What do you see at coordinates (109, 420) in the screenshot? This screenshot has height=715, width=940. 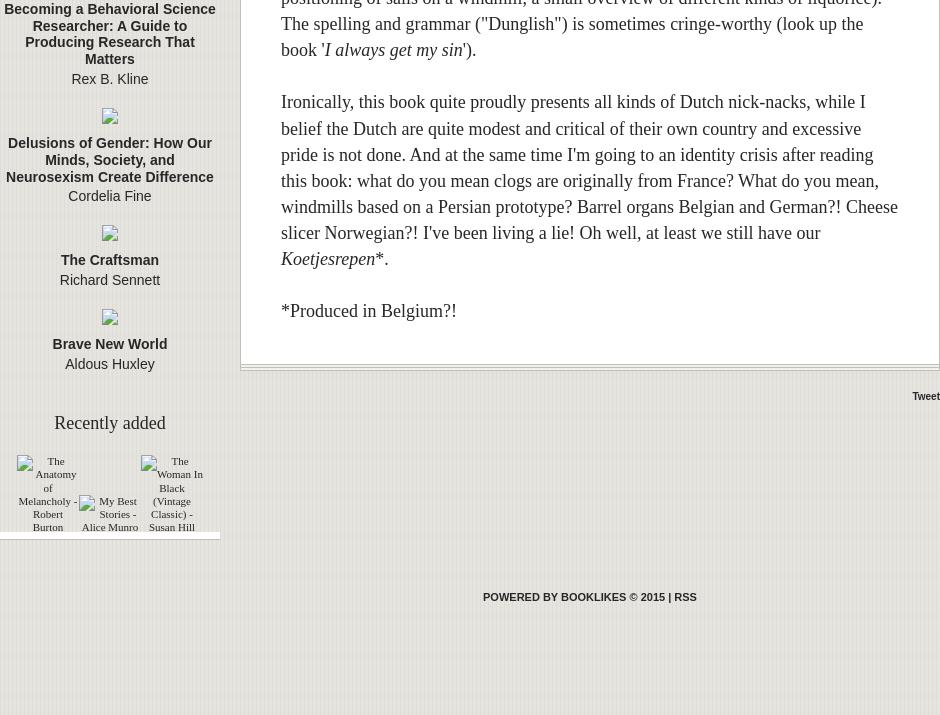 I see `'Recently added'` at bounding box center [109, 420].